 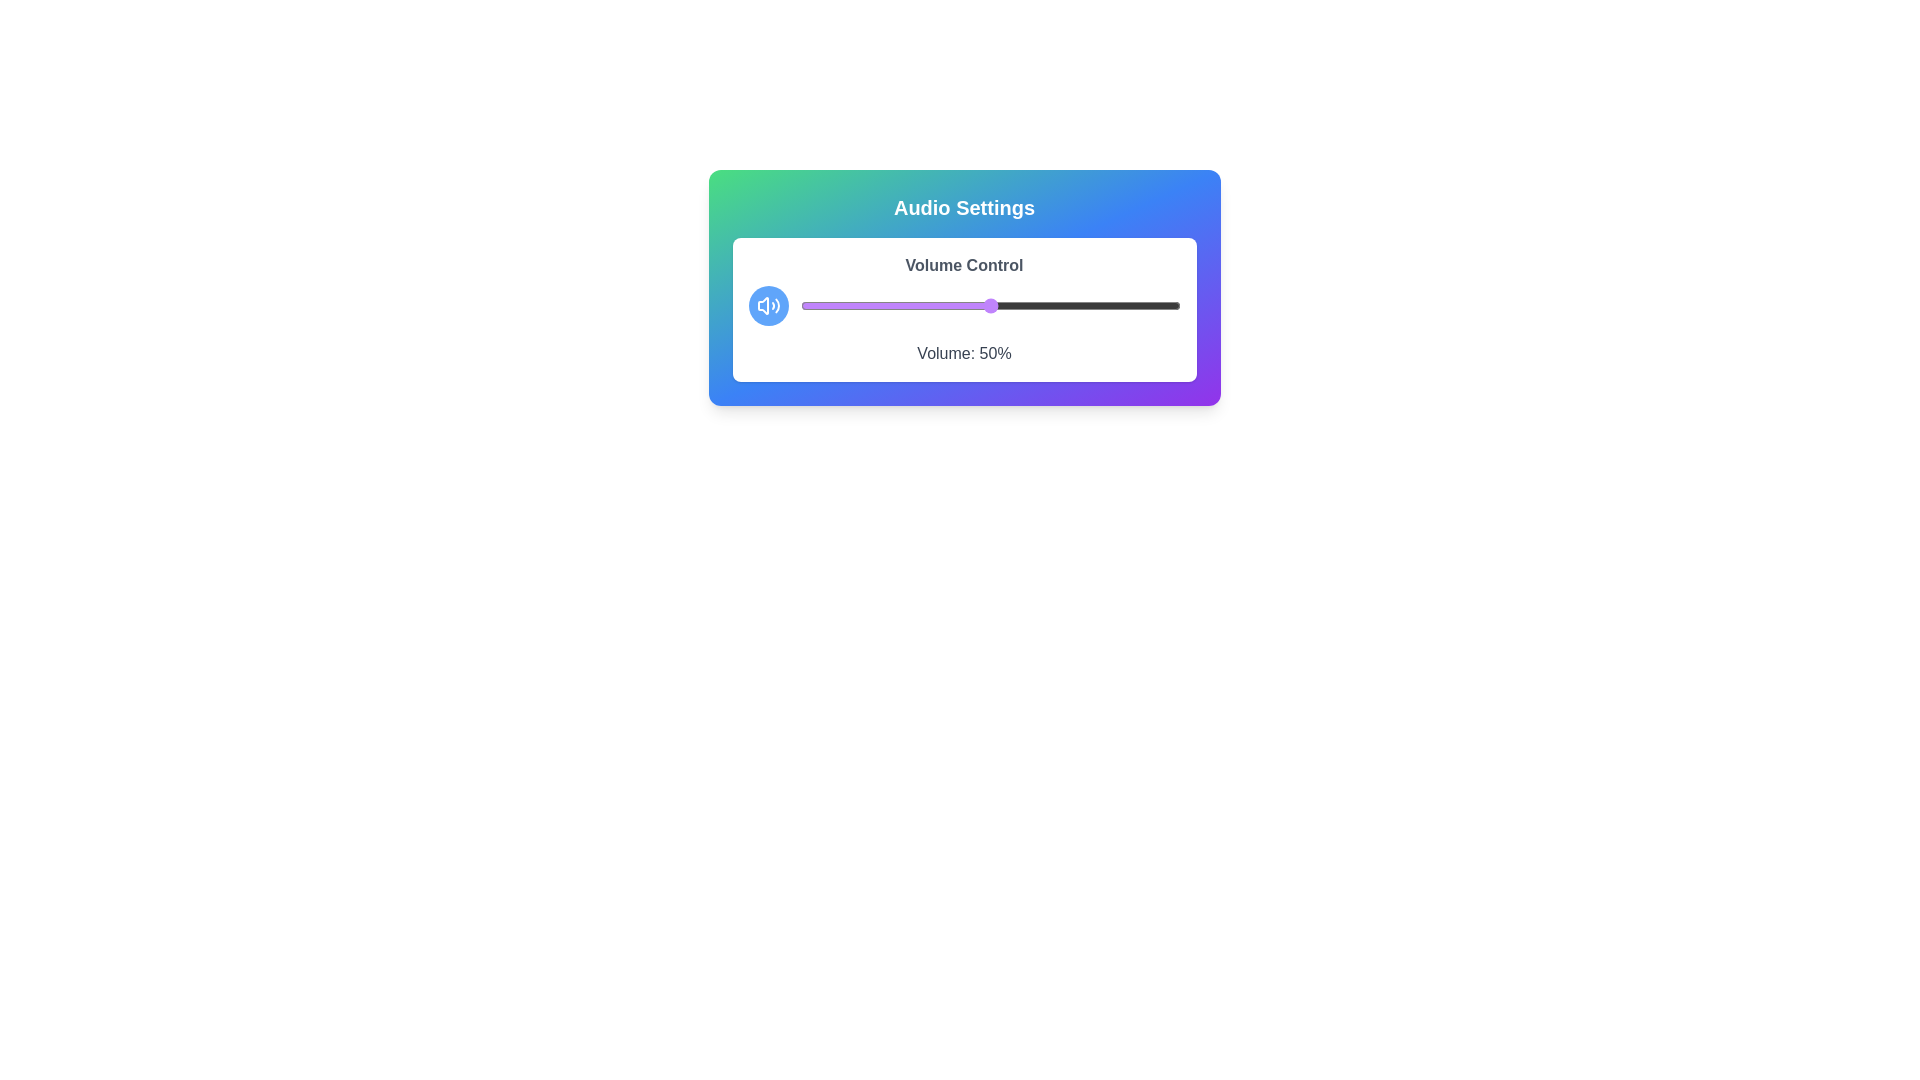 I want to click on volume slider, so click(x=928, y=305).